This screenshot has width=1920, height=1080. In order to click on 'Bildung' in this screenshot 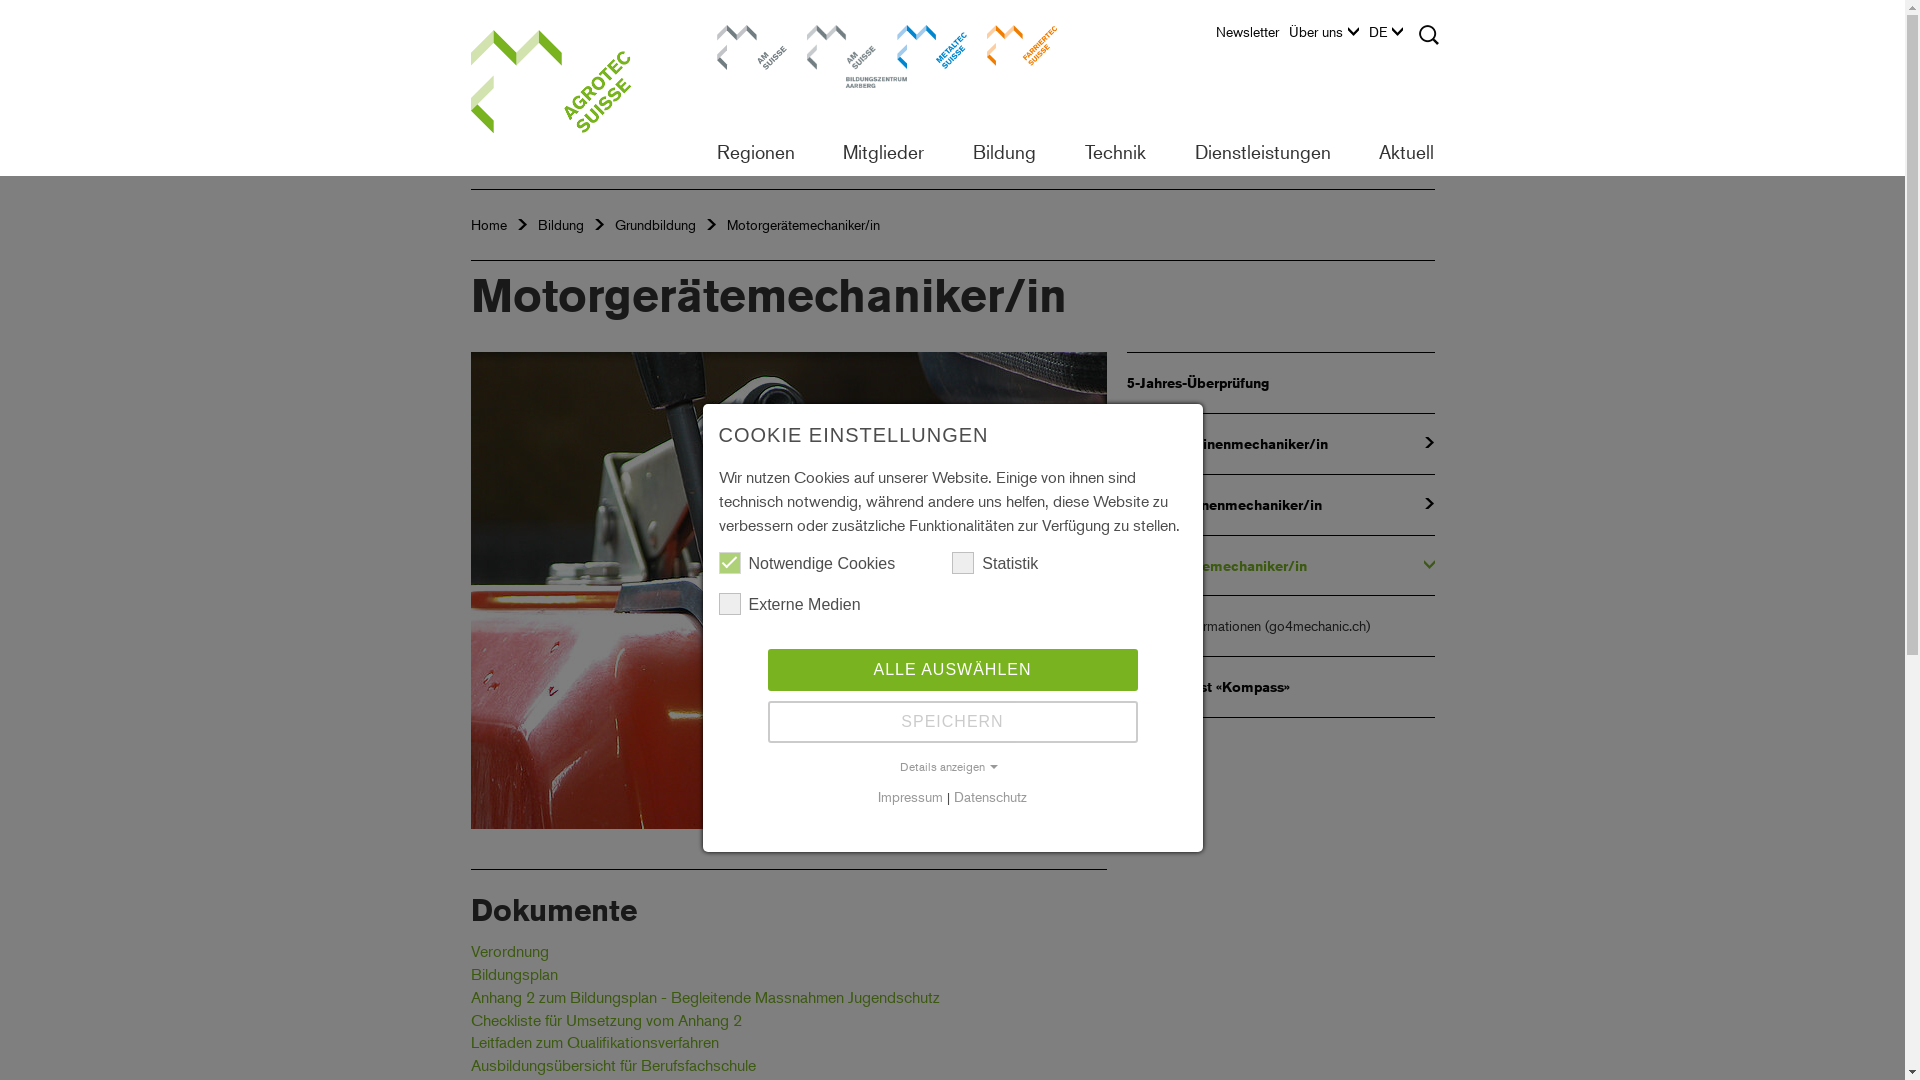, I will do `click(560, 224)`.